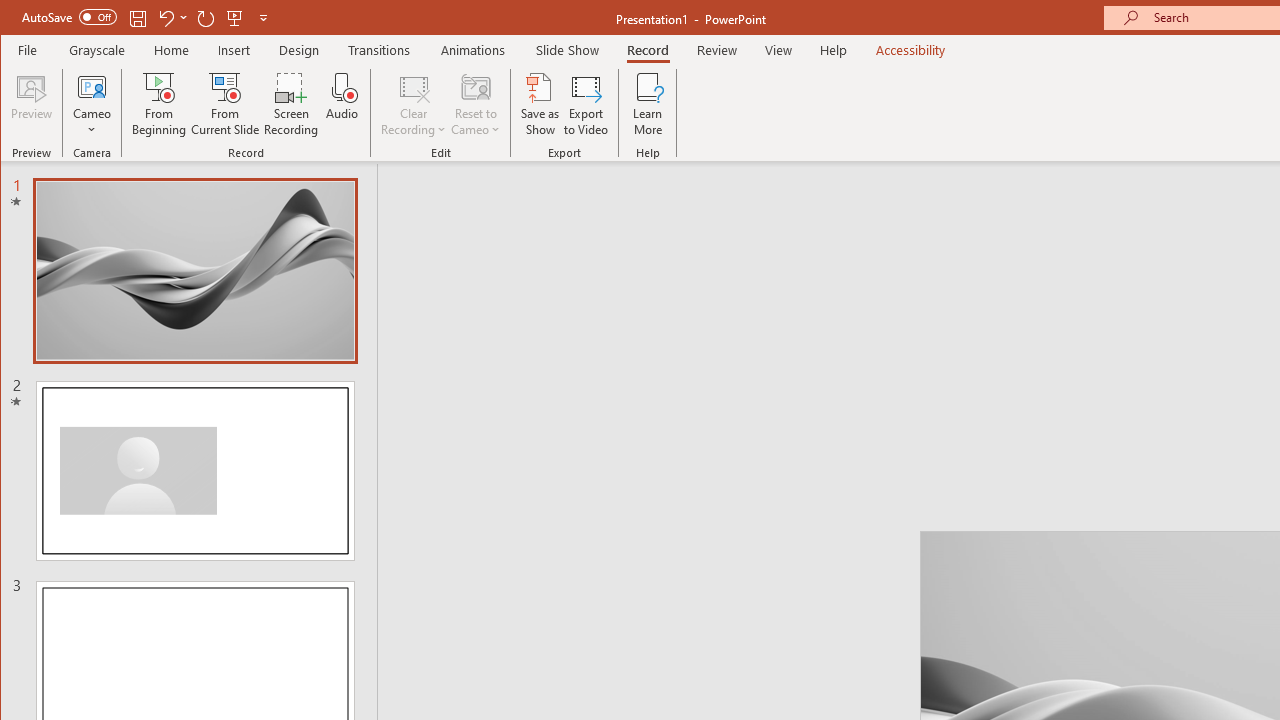  I want to click on 'Grayscale', so click(96, 49).